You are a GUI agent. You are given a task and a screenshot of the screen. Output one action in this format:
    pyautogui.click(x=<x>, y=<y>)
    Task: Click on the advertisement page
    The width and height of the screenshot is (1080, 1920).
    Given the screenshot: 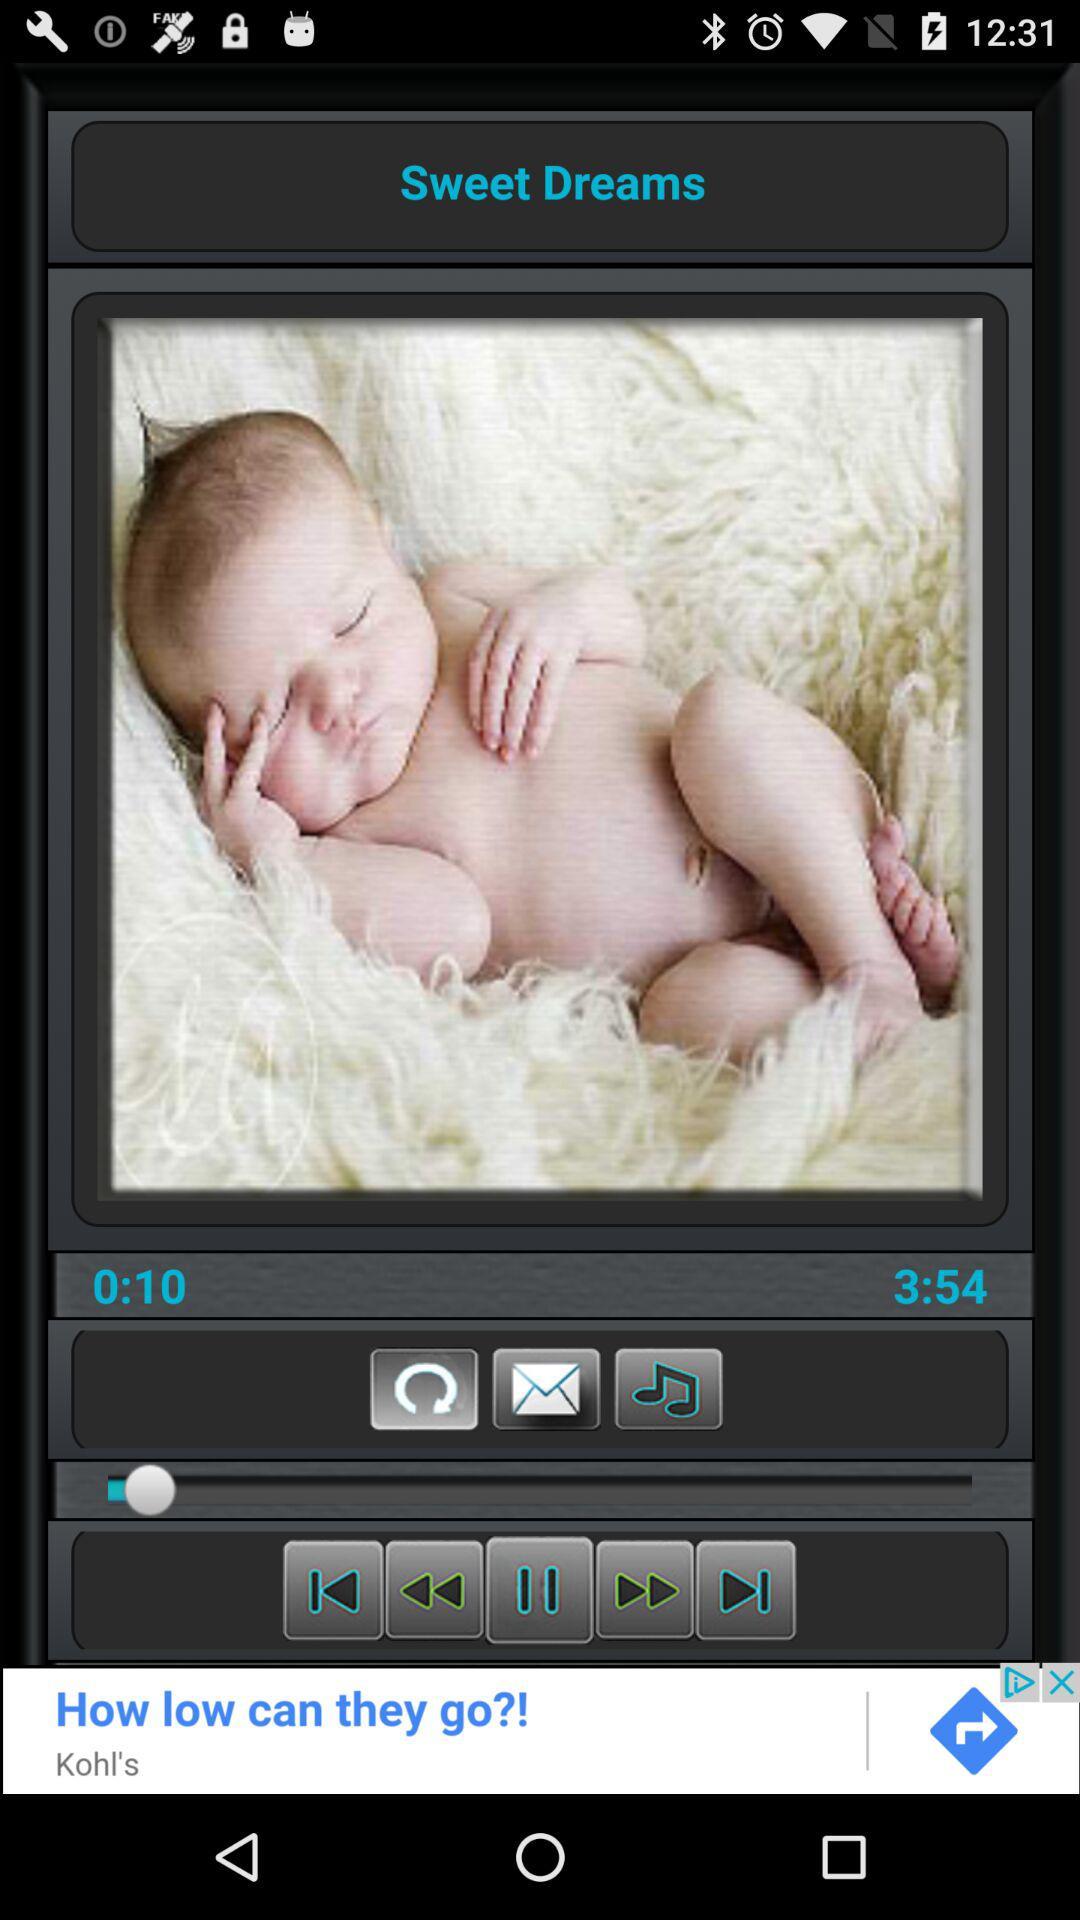 What is the action you would take?
    pyautogui.click(x=540, y=1727)
    